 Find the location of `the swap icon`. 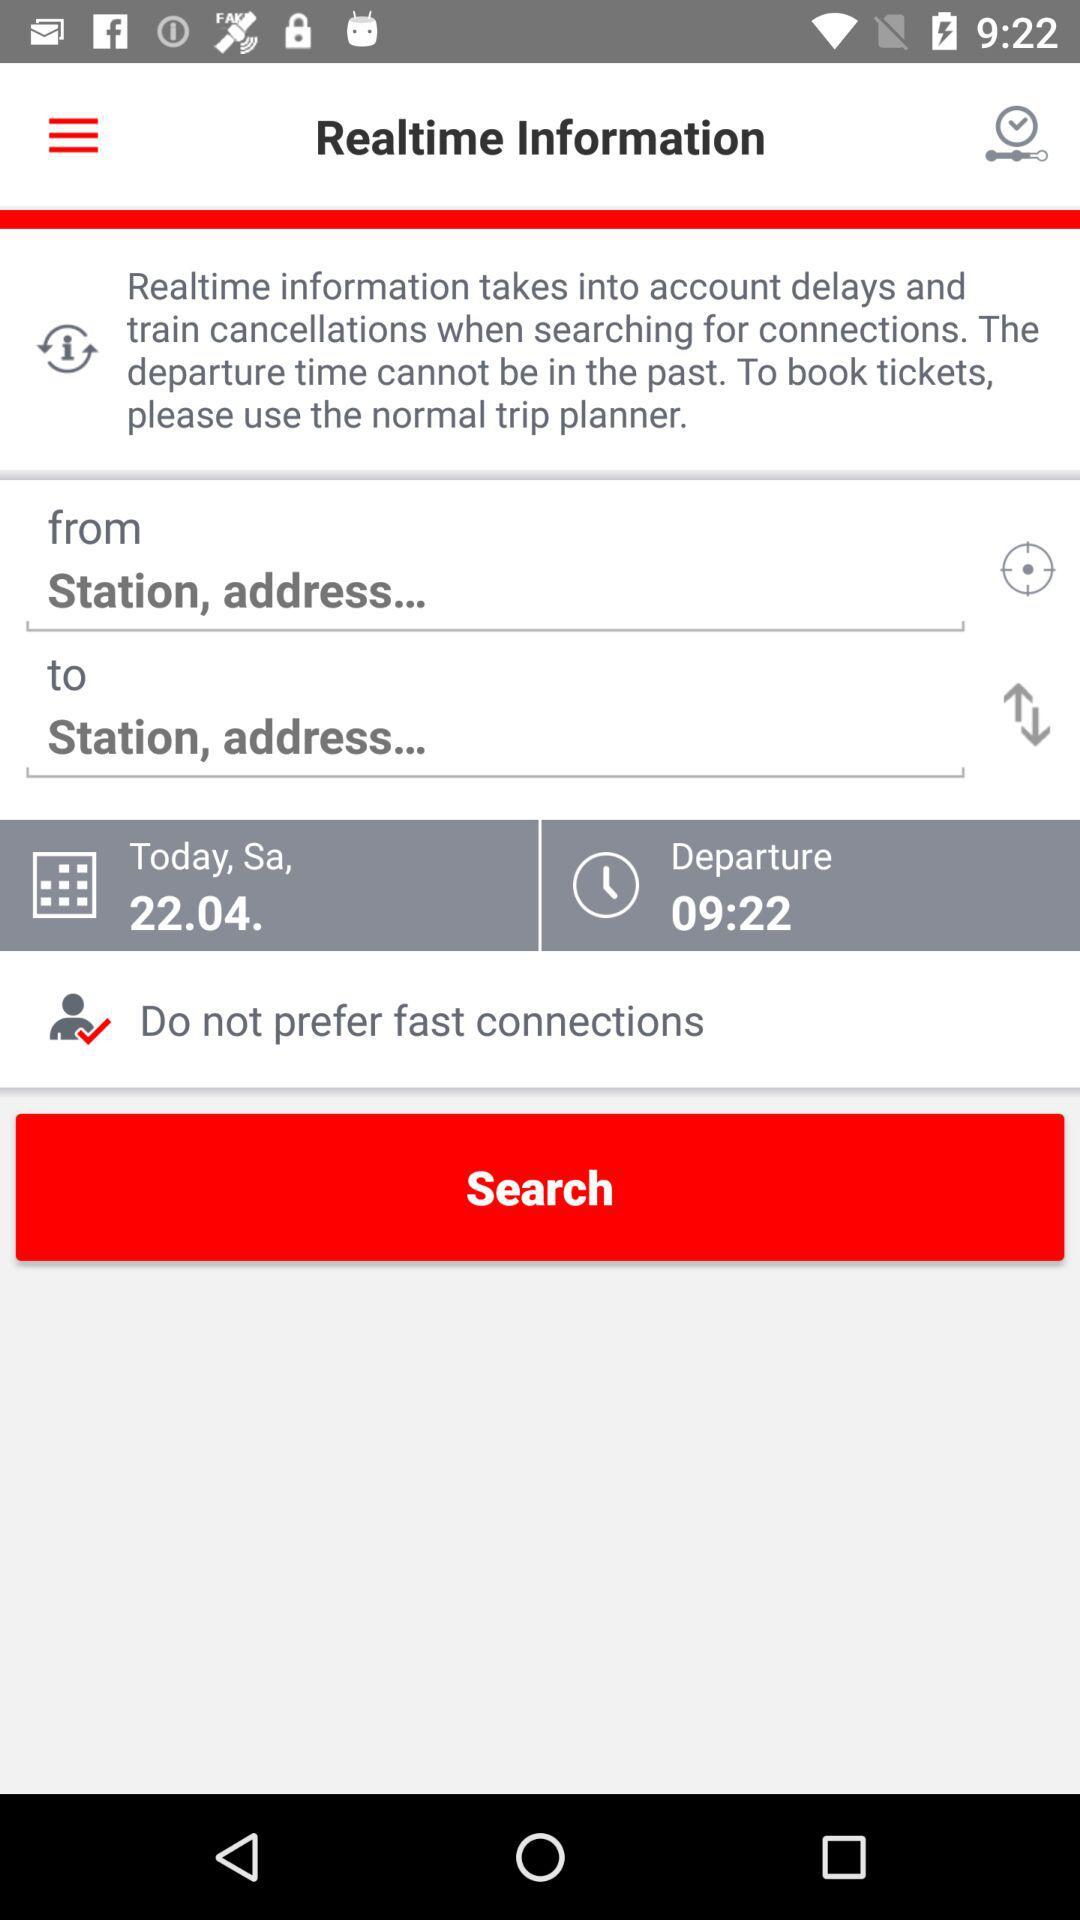

the swap icon is located at coordinates (1027, 714).